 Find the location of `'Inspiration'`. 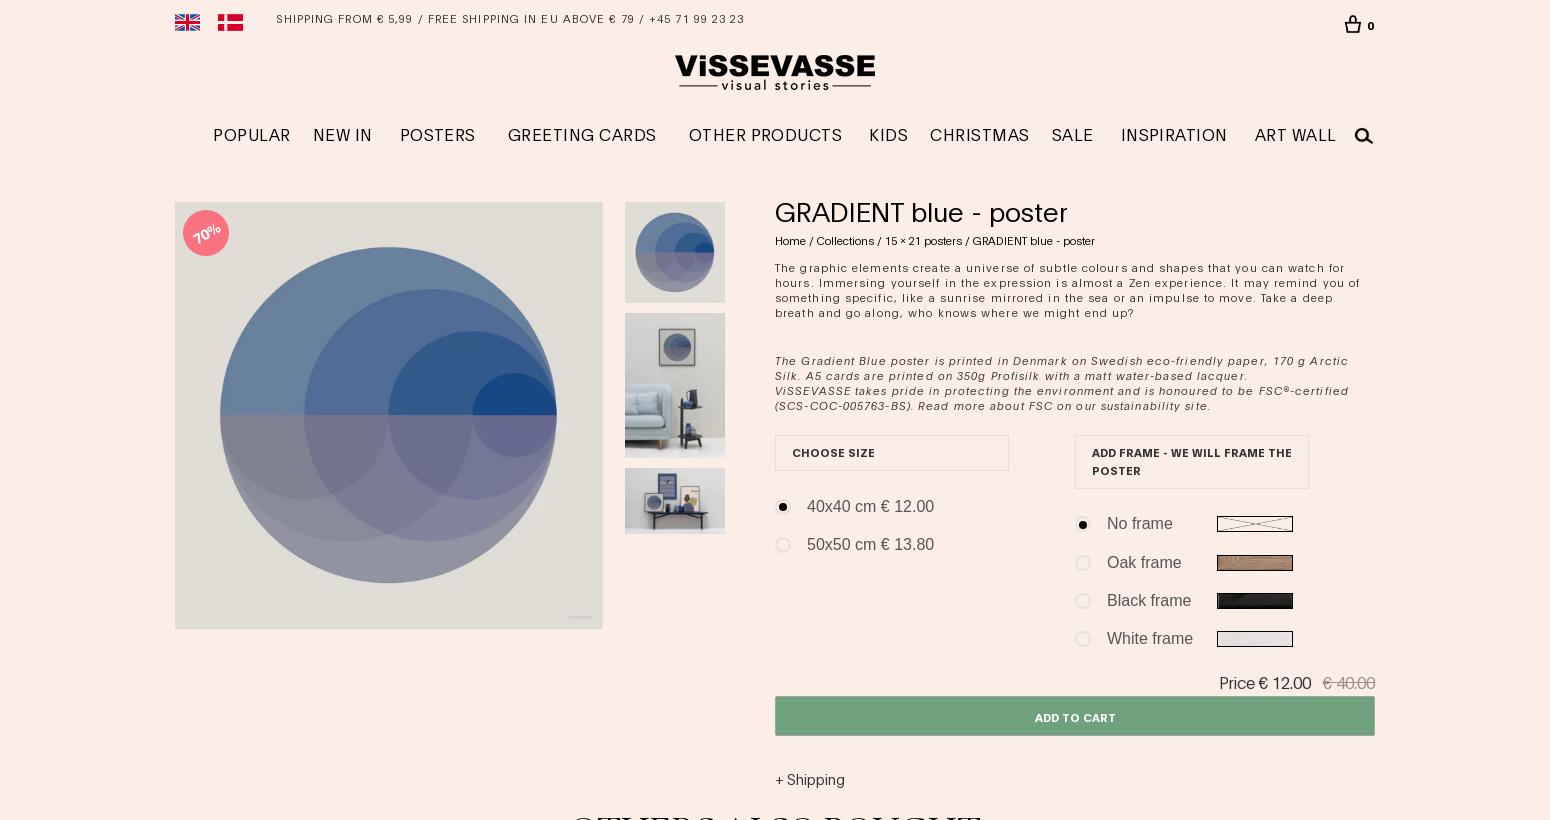

'Inspiration' is located at coordinates (1119, 132).